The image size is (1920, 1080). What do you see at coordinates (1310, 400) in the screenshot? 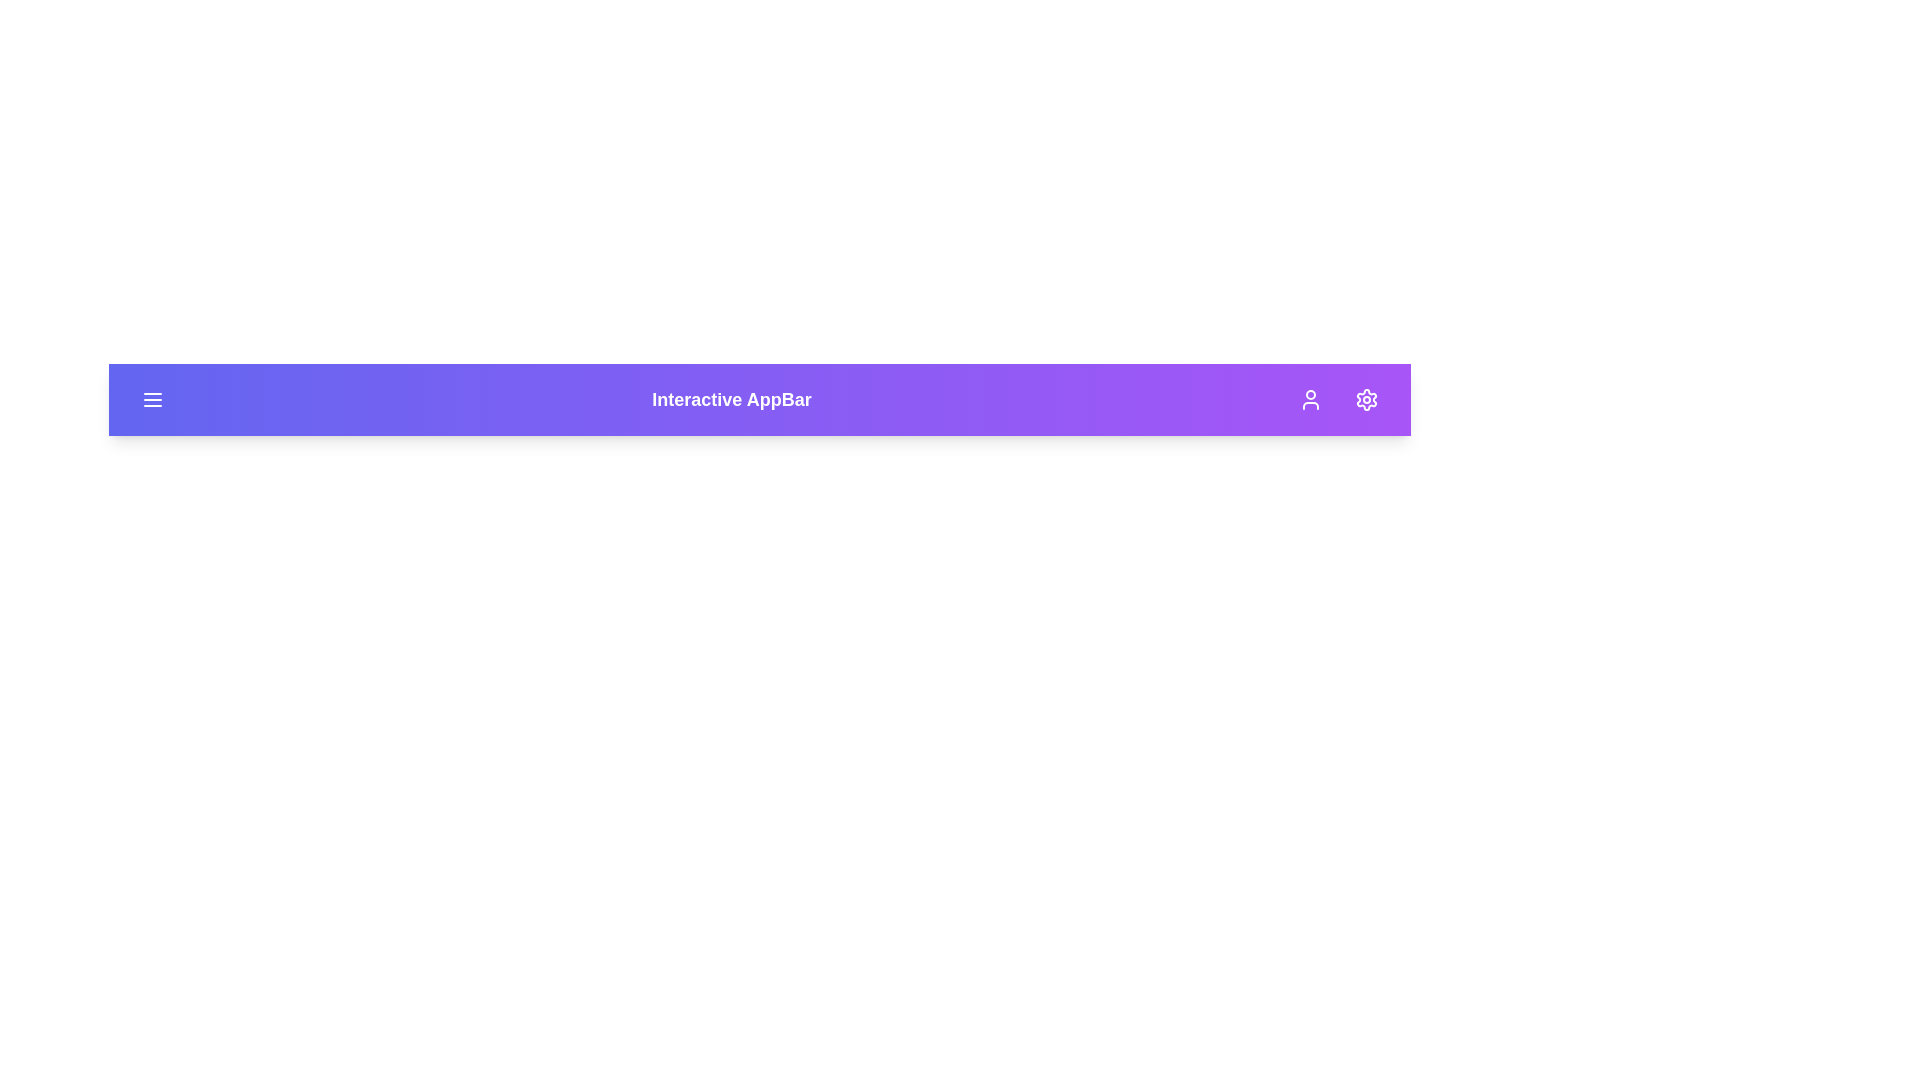
I see `the user icon button` at bounding box center [1310, 400].